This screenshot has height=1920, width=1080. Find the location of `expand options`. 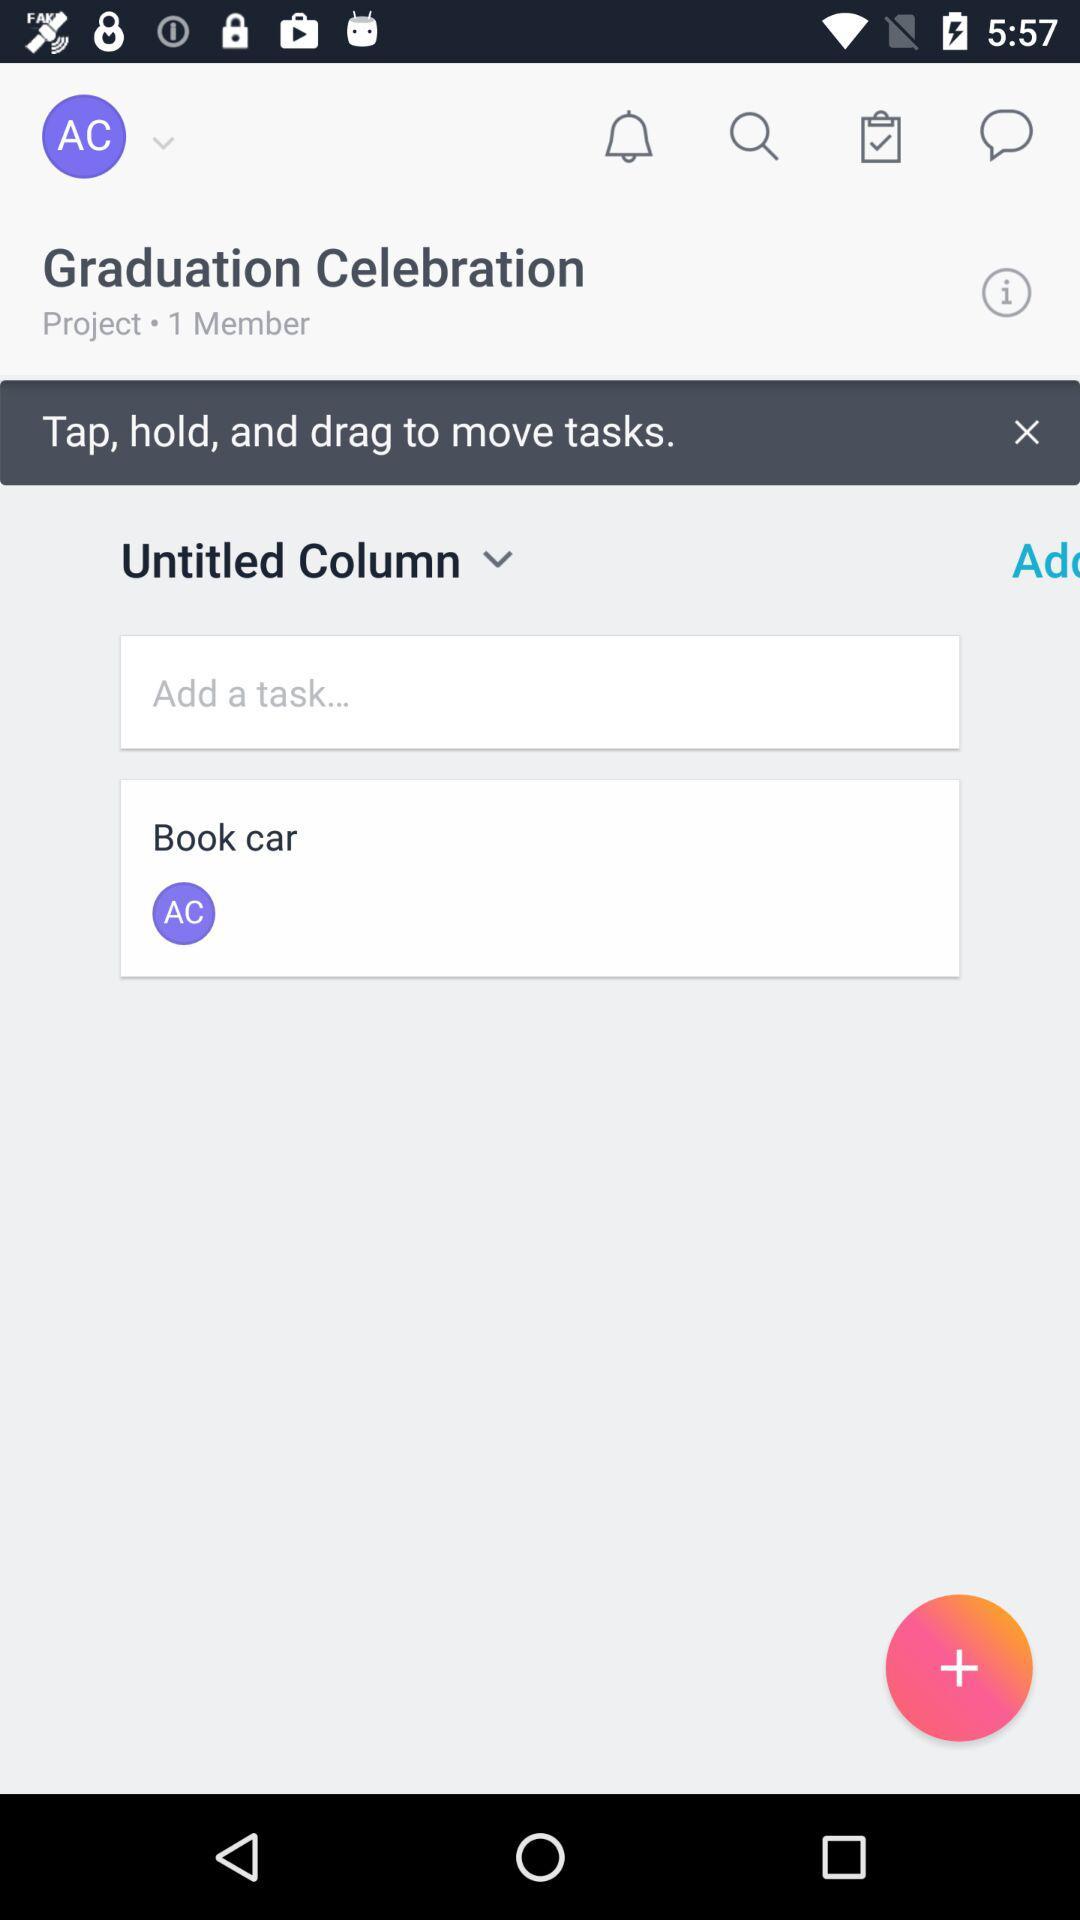

expand options is located at coordinates (496, 559).